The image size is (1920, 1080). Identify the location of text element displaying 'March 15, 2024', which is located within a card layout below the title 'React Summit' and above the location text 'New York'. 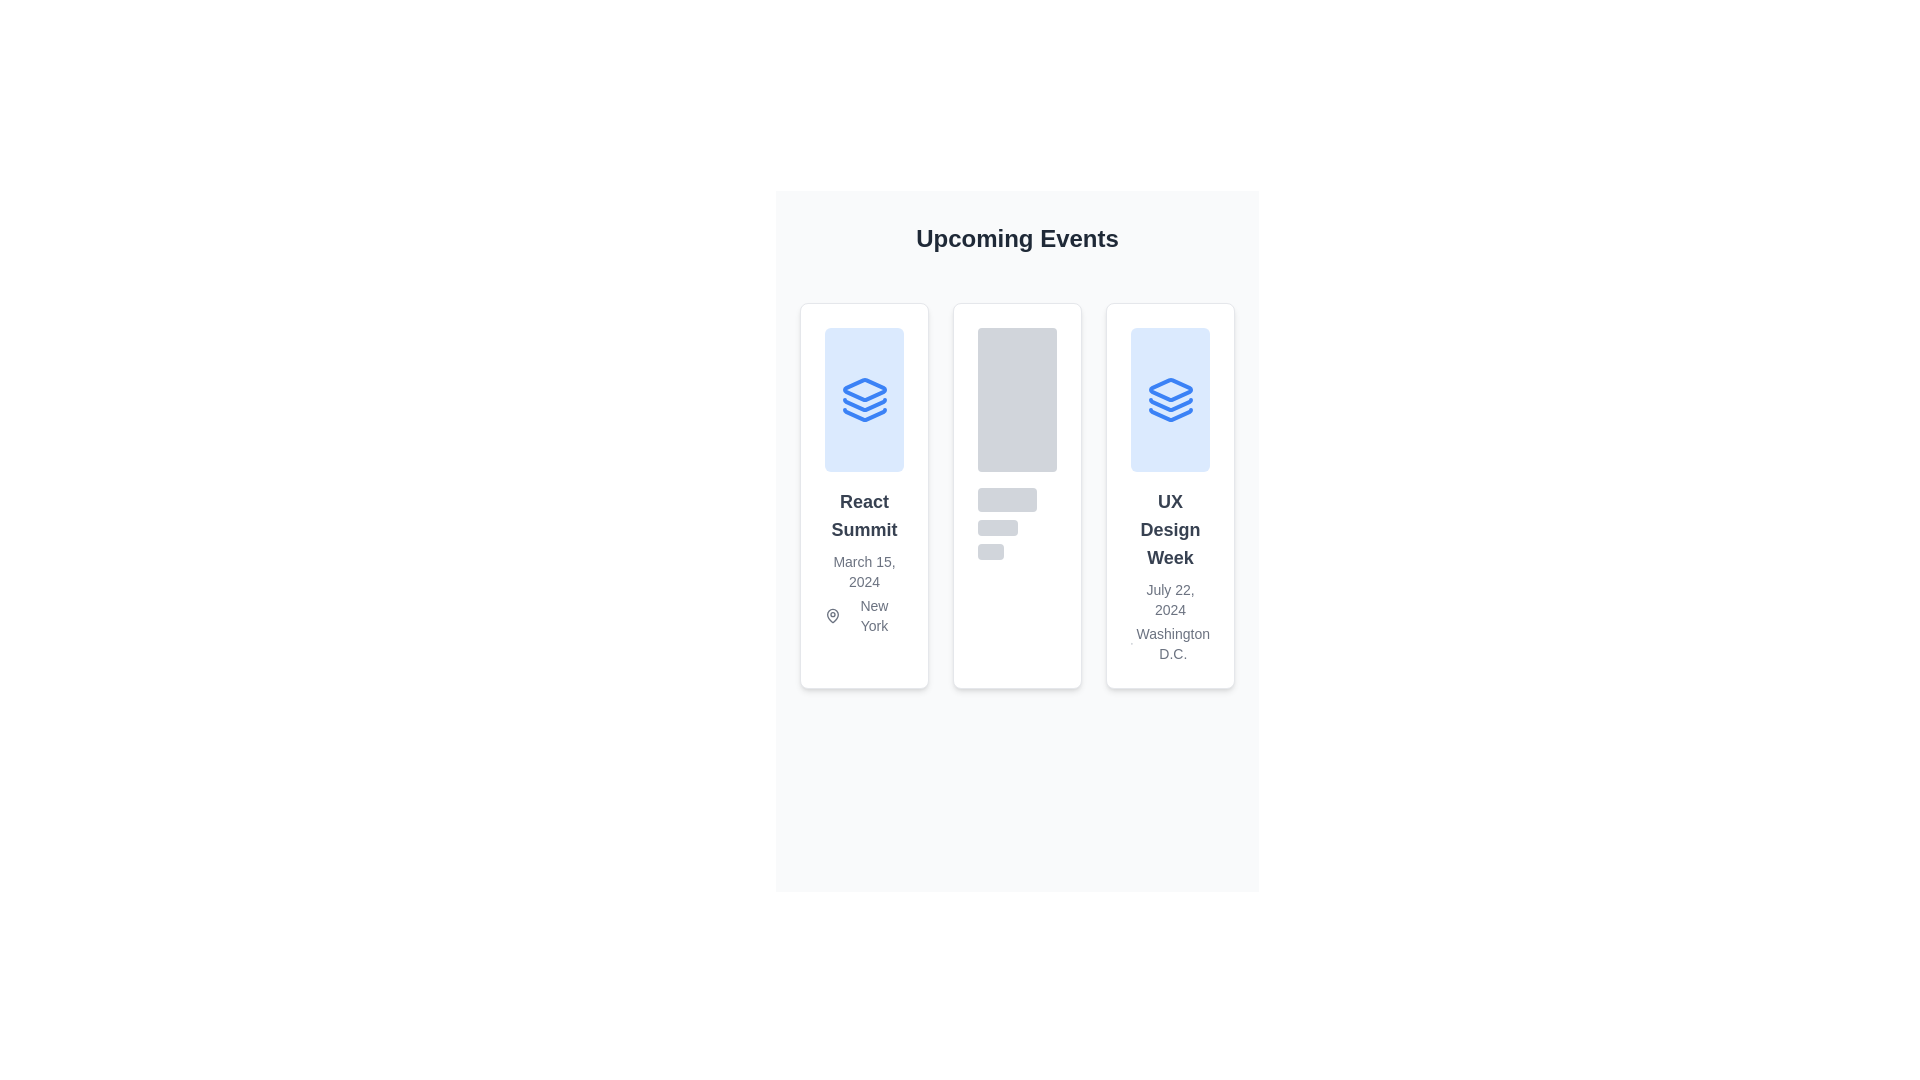
(864, 571).